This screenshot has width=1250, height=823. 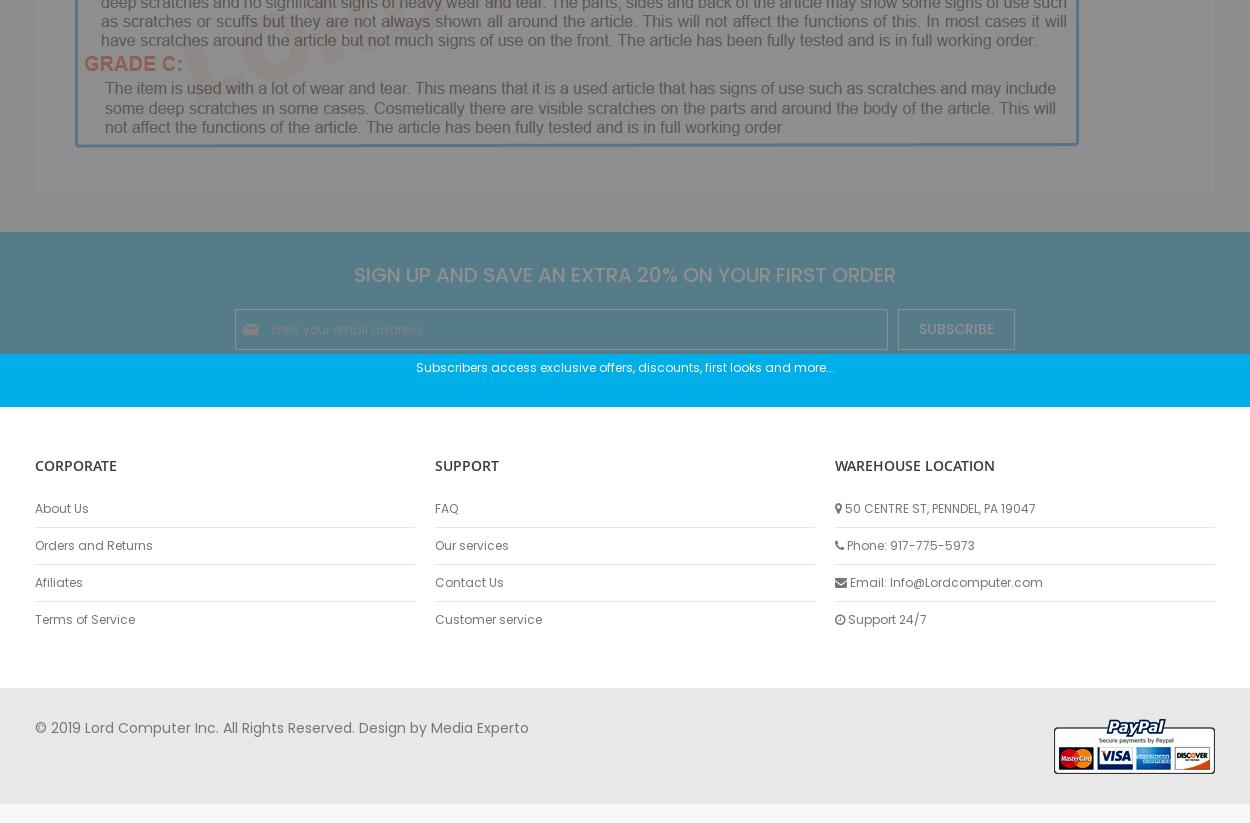 I want to click on 'Support 24/7', so click(x=886, y=618).